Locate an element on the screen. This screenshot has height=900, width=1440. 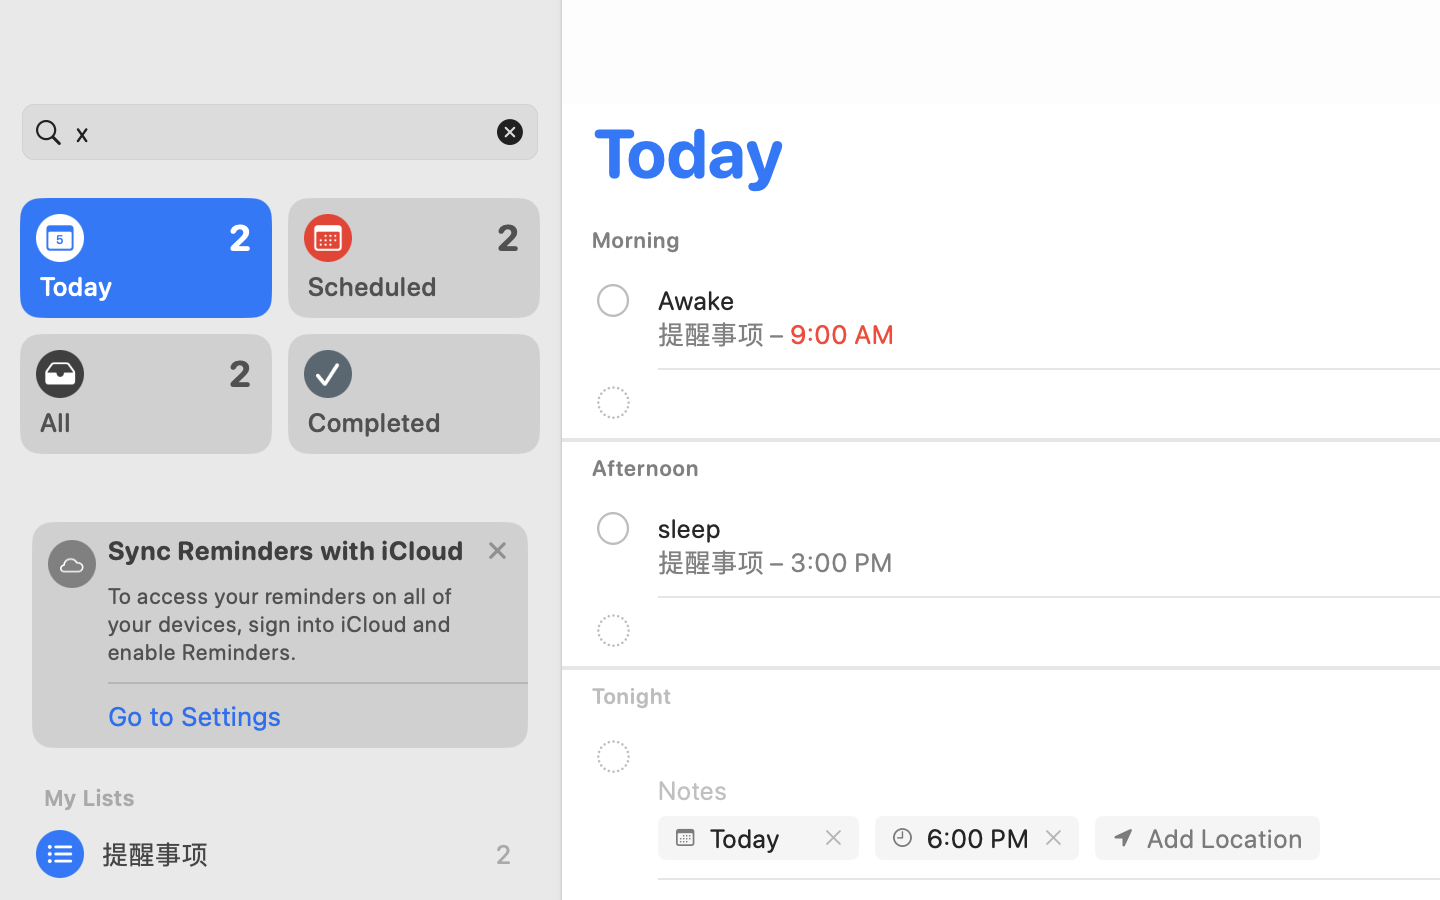
'提醒事项 – 9:00 AM' is located at coordinates (775, 332).